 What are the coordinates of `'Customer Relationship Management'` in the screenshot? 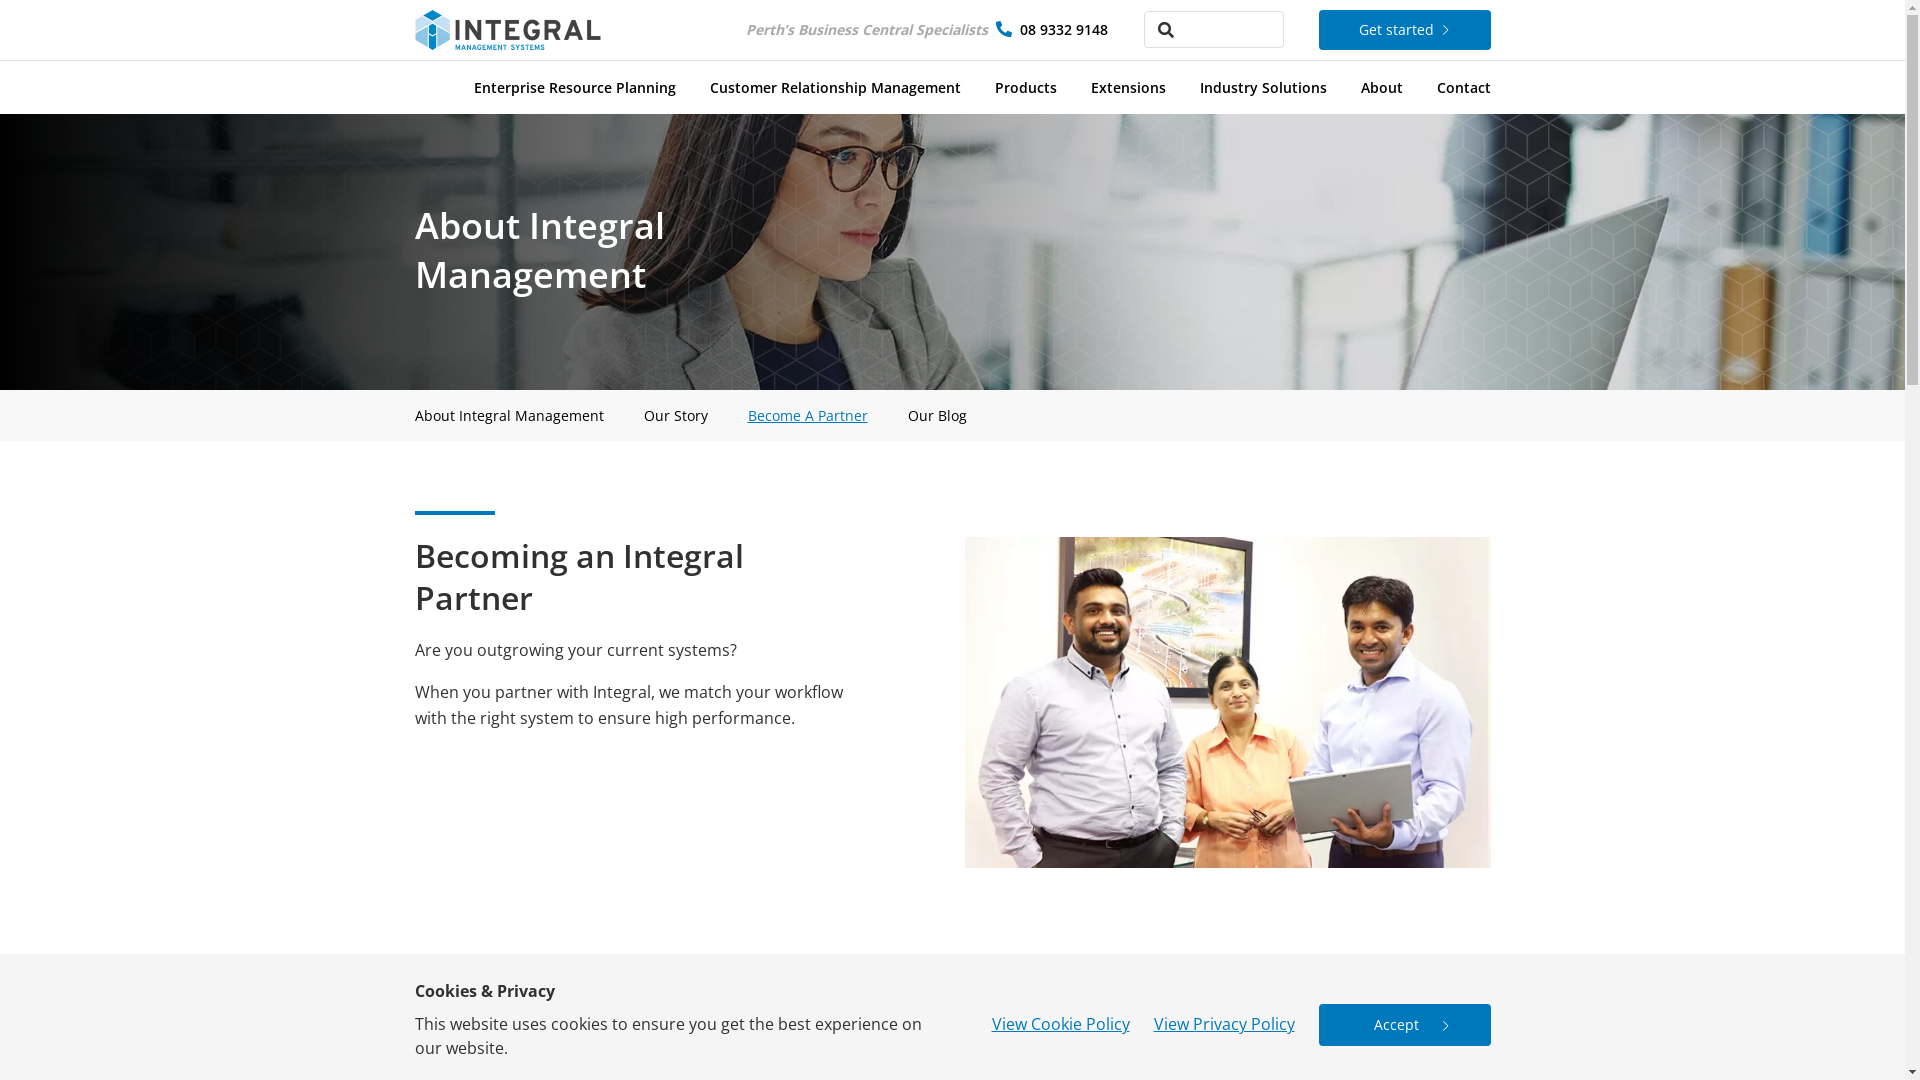 It's located at (835, 82).